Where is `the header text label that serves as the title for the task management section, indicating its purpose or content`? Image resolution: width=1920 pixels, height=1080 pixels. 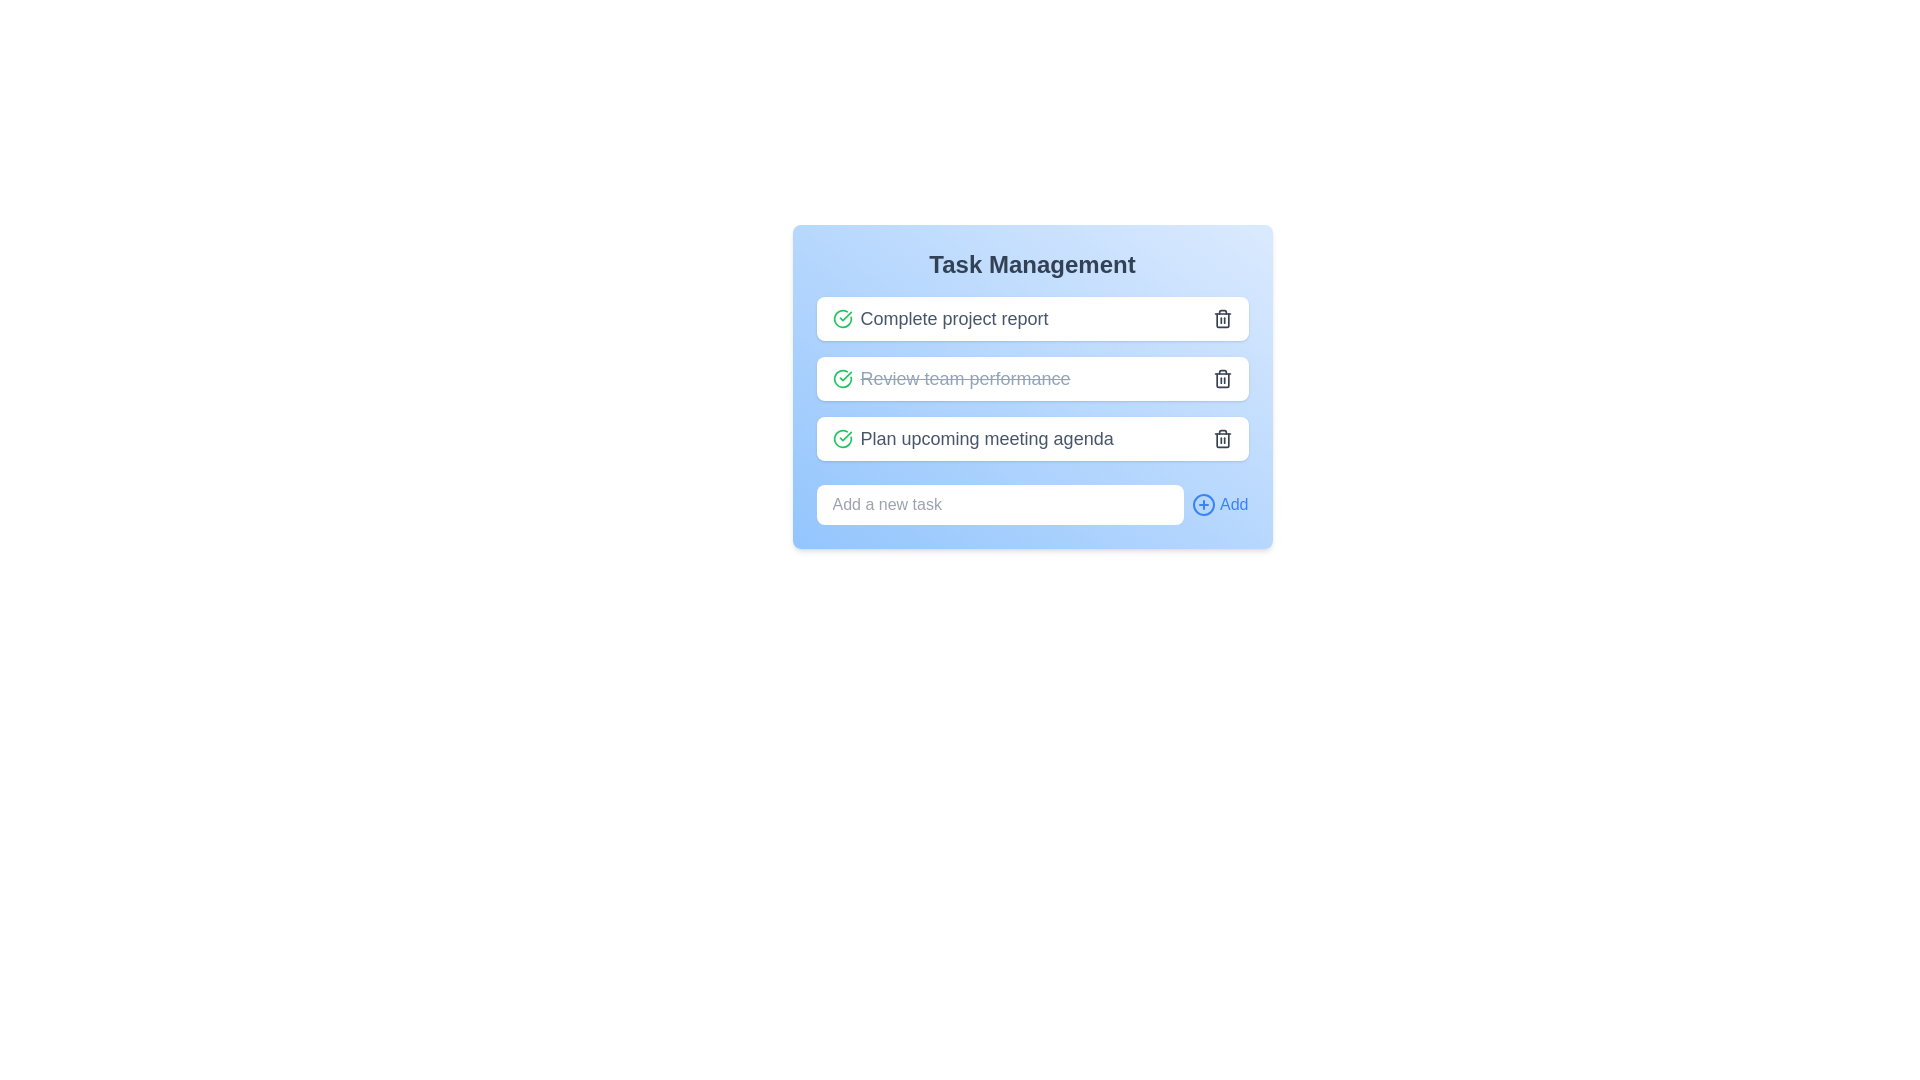
the header text label that serves as the title for the task management section, indicating its purpose or content is located at coordinates (1032, 264).